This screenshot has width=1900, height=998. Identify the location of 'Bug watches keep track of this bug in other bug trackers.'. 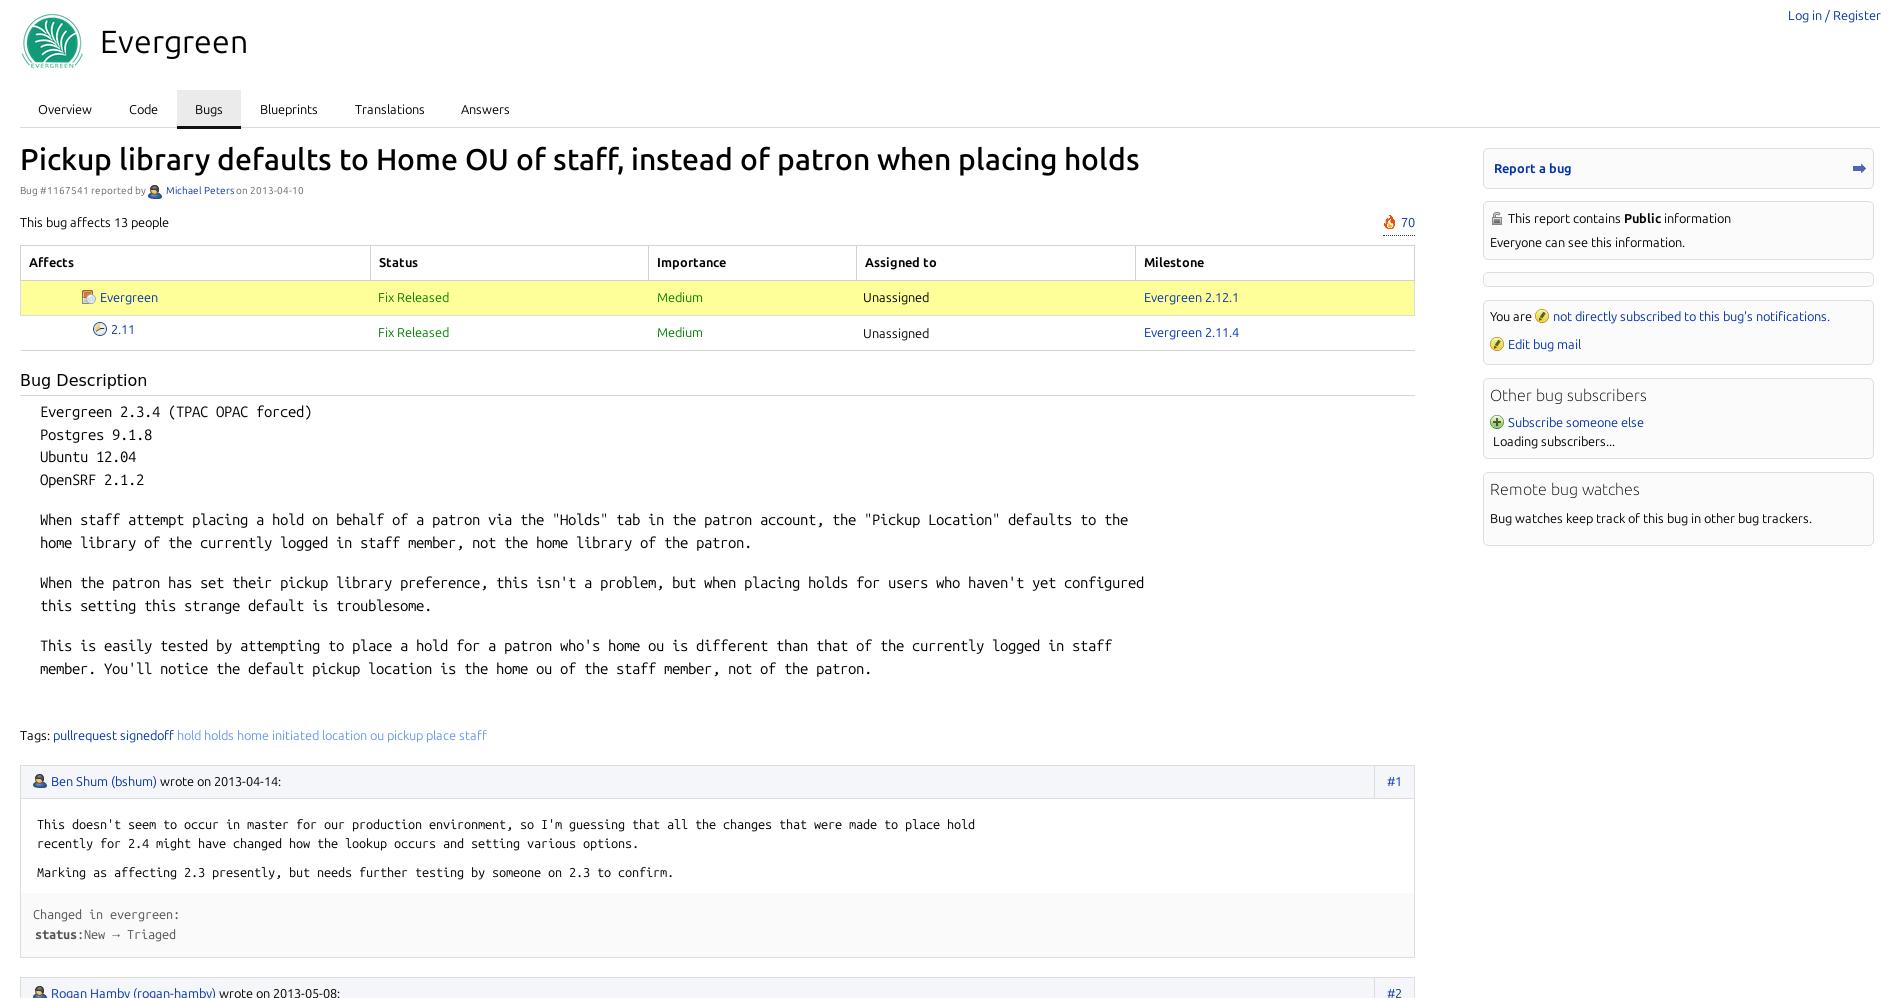
(1650, 517).